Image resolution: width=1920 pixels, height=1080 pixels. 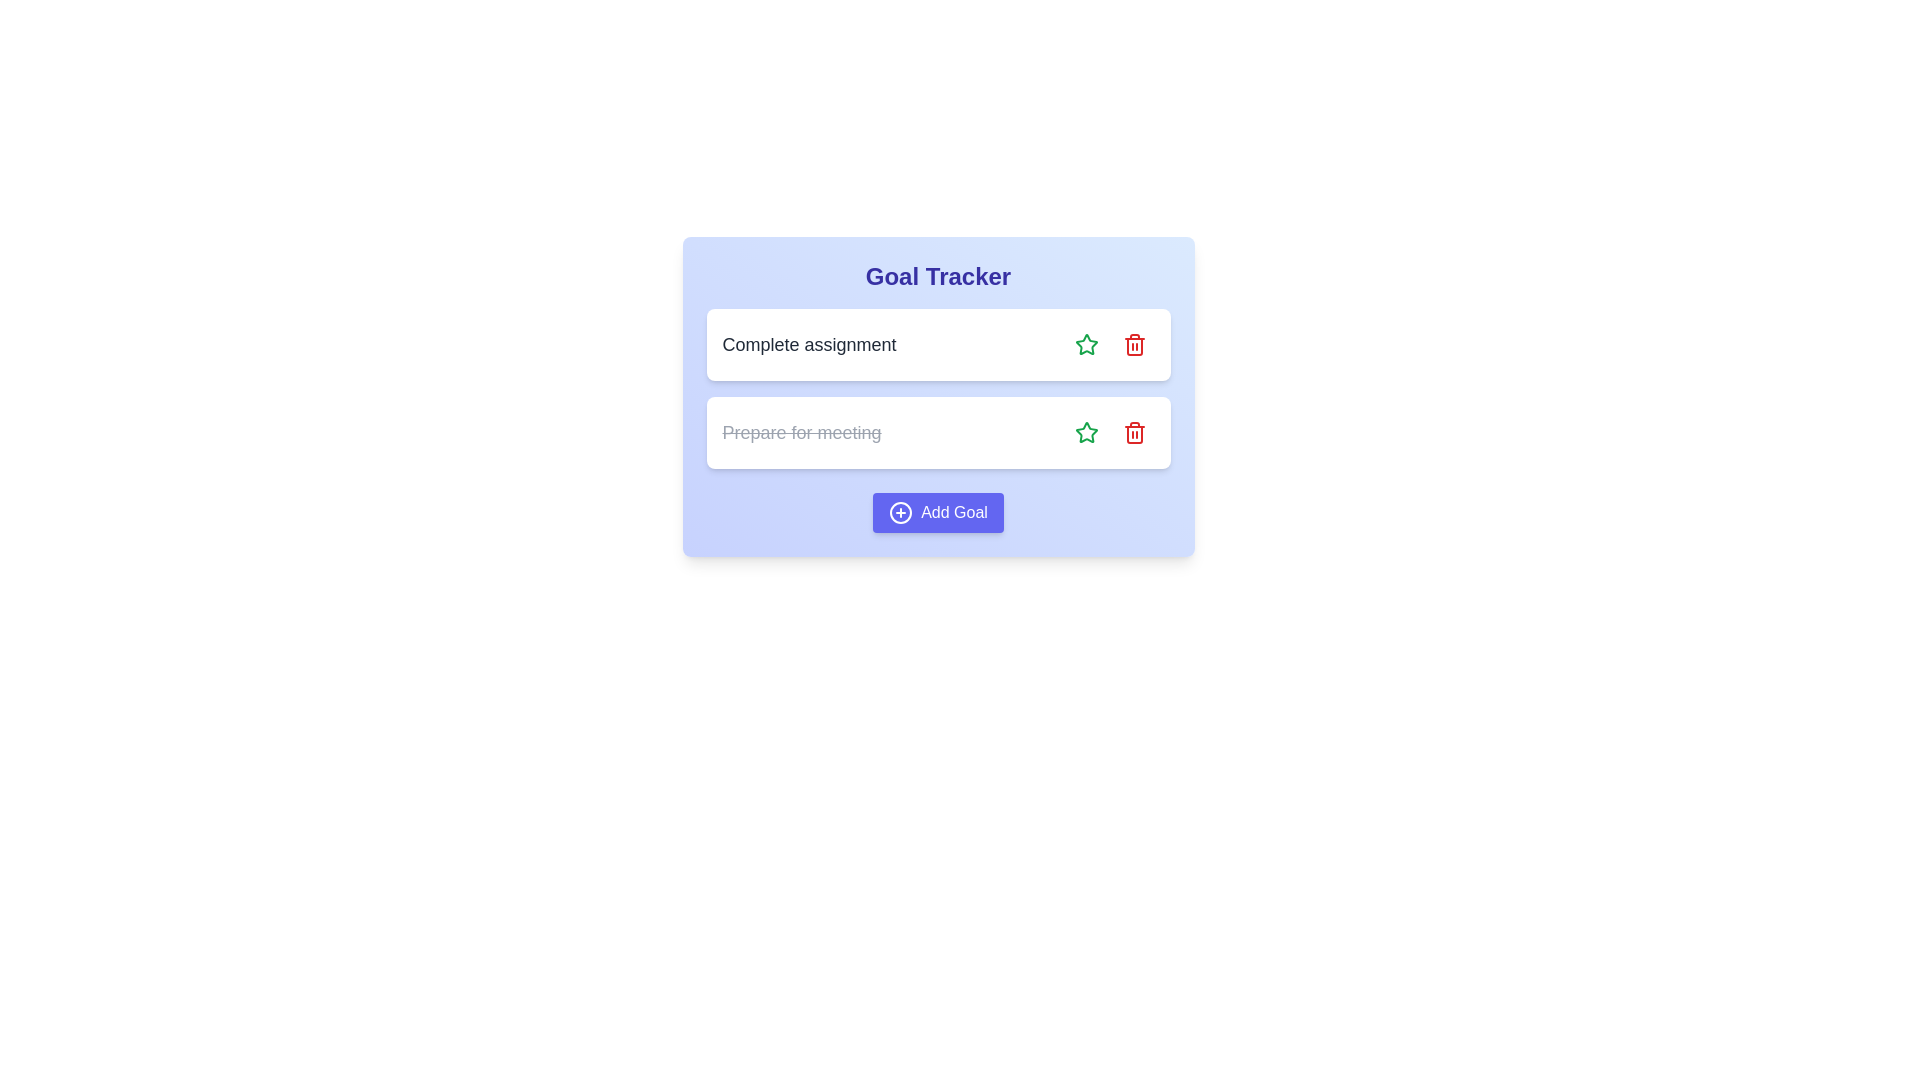 I want to click on the delete button located to the right of the green star icon within the task card for 'Complete assignment', so click(x=1134, y=343).